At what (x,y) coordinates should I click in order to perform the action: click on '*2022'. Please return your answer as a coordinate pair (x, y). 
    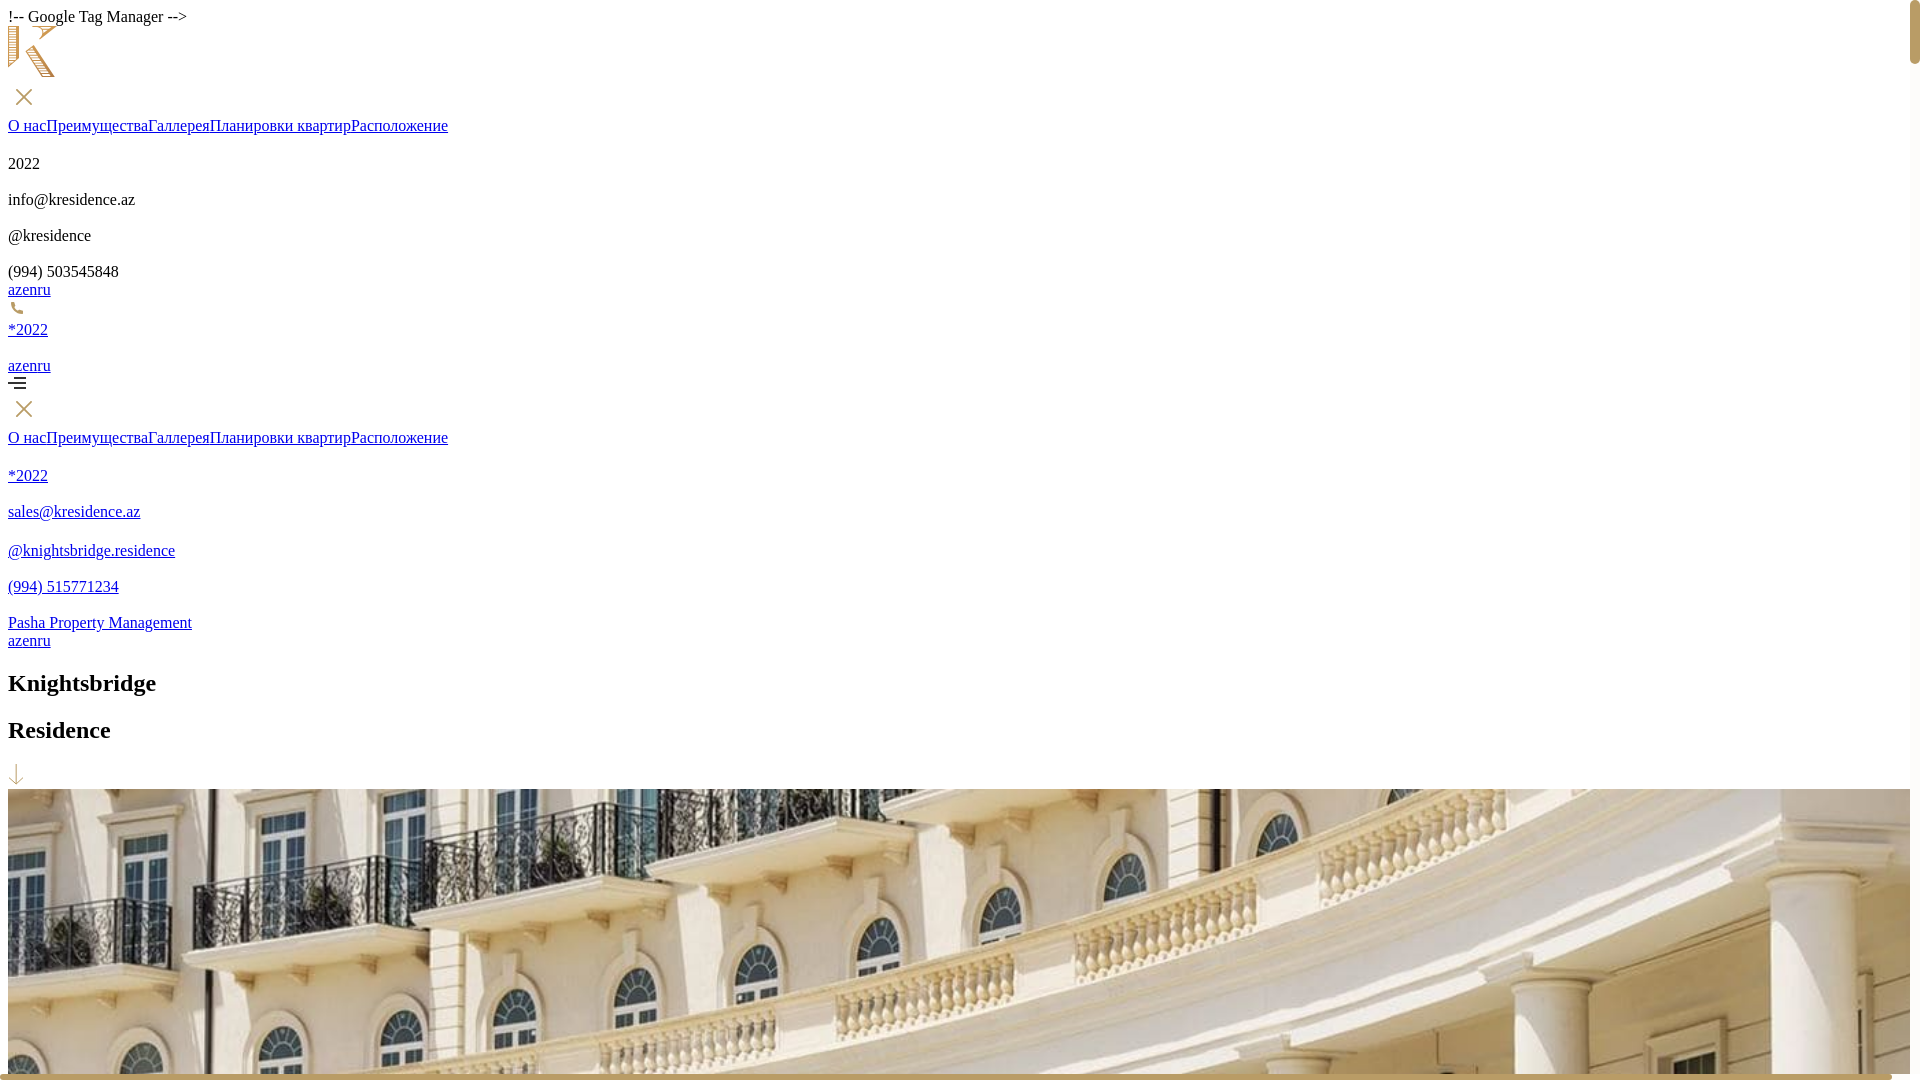
    Looking at the image, I should click on (954, 326).